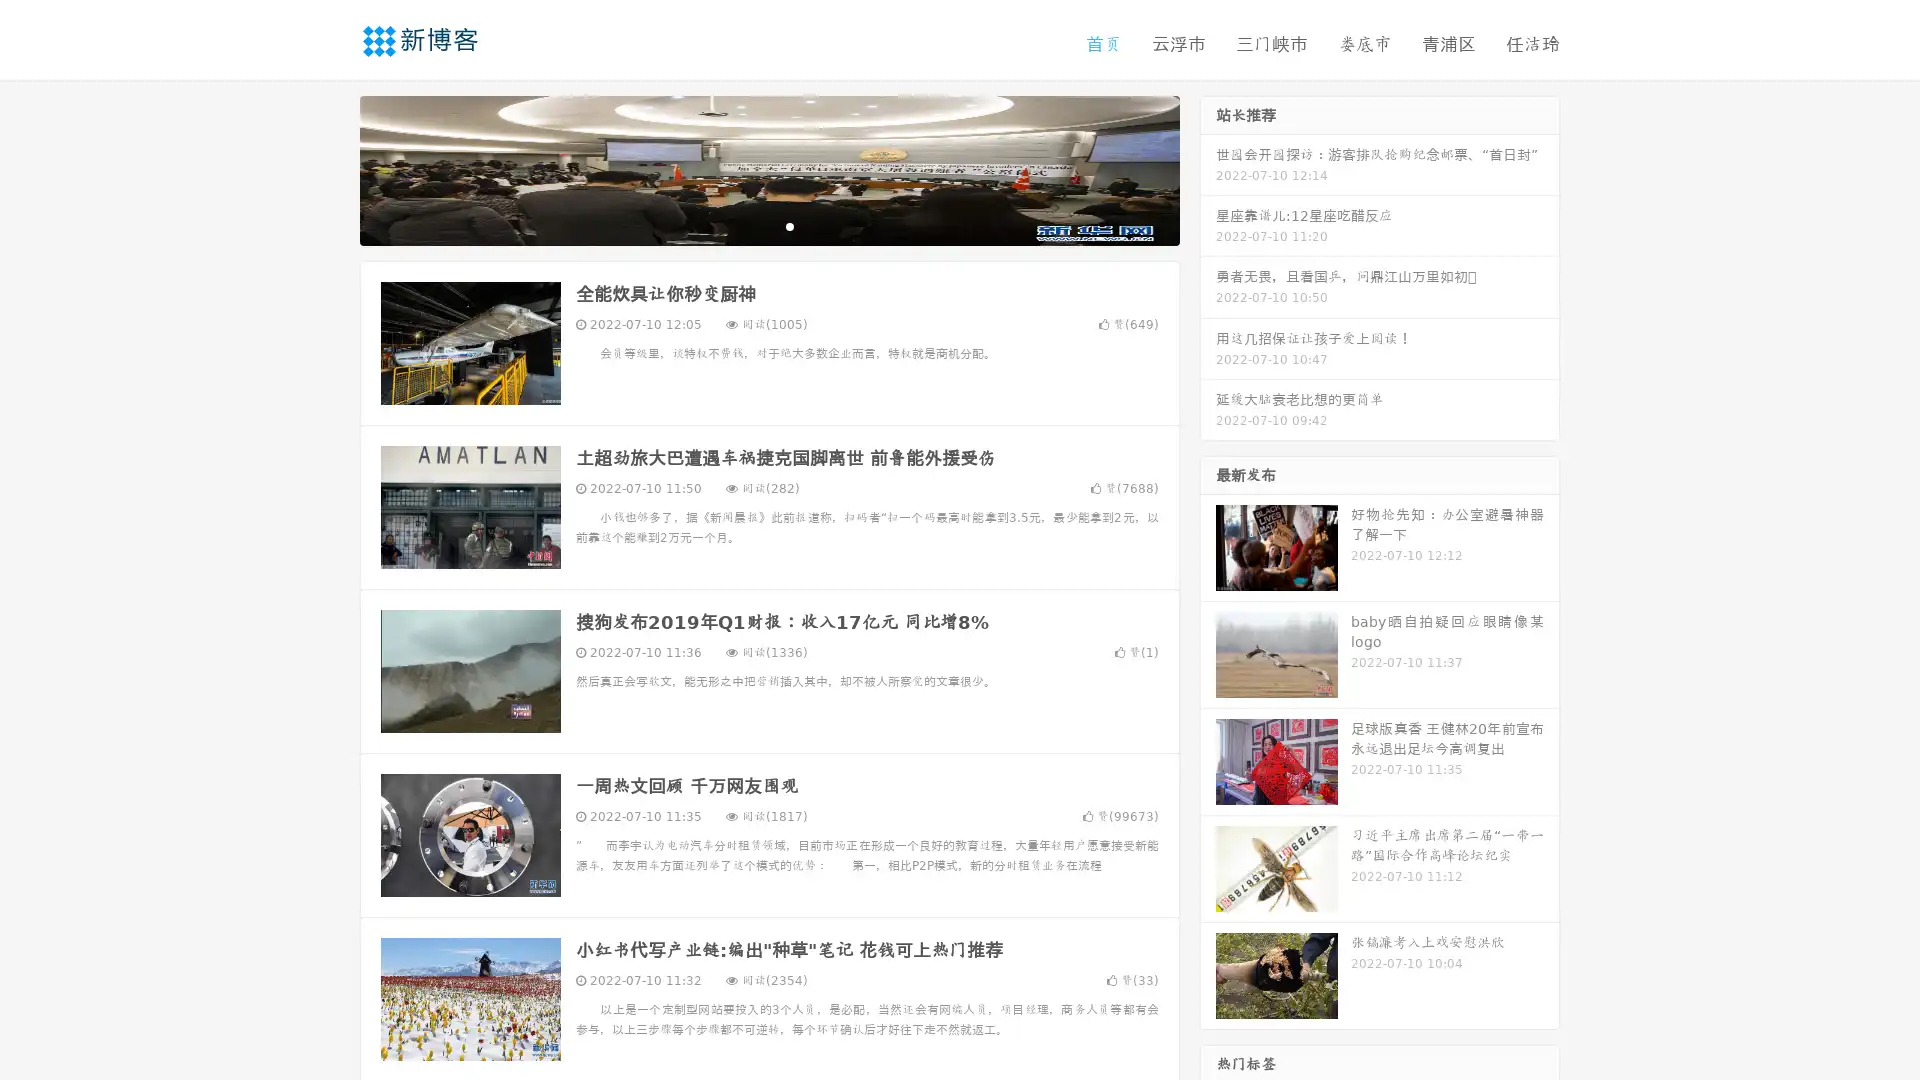 This screenshot has width=1920, height=1080. Describe the element at coordinates (1208, 168) in the screenshot. I see `Next slide` at that location.